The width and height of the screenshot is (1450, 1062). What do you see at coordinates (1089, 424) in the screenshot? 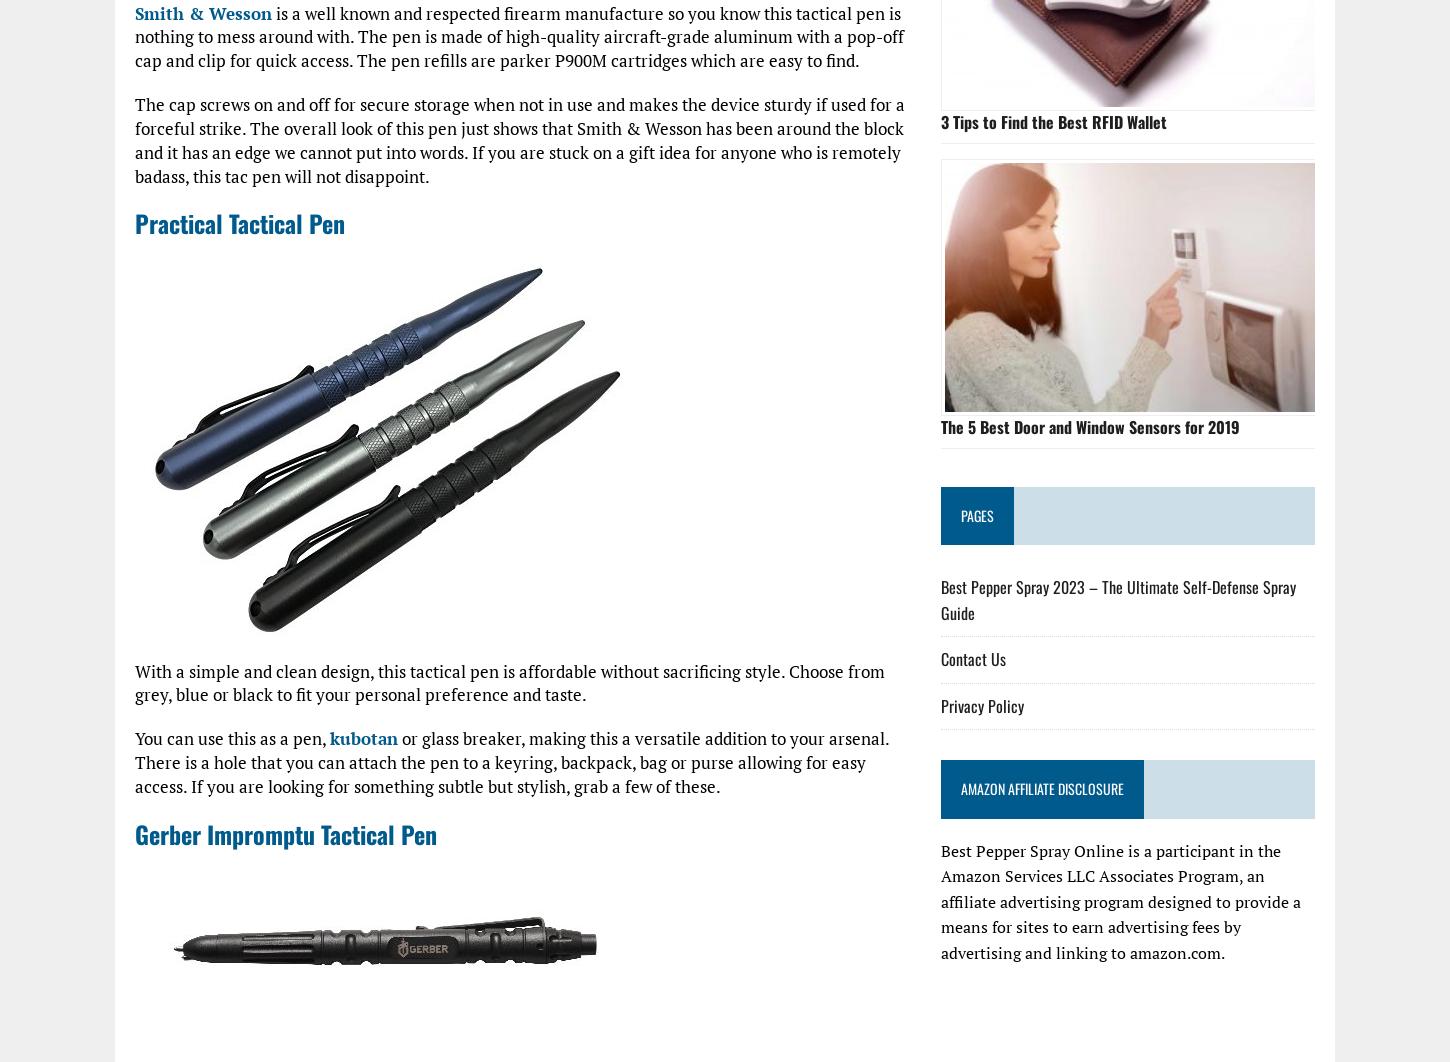
I see `'The 5 Best Door and Window Sensors for 2019'` at bounding box center [1089, 424].